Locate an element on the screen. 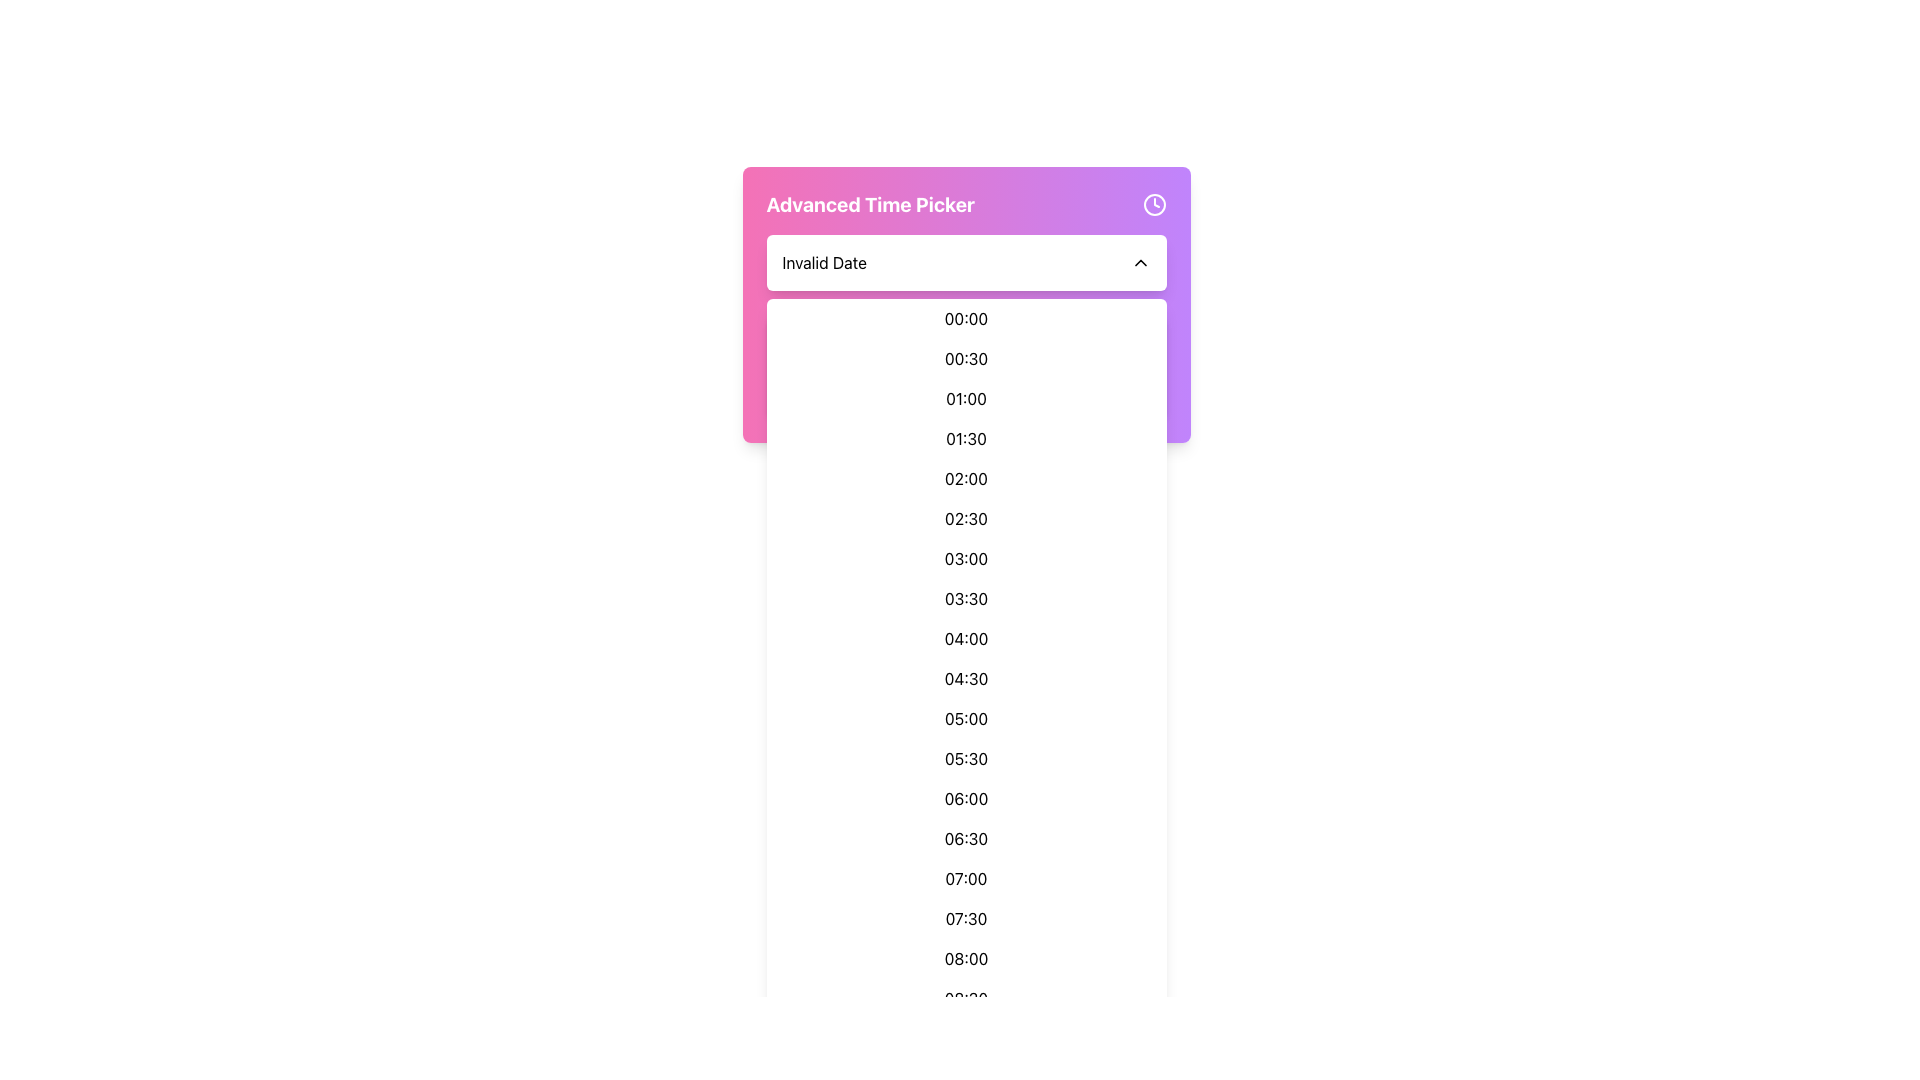 This screenshot has width=1920, height=1080. the centered circular component within the clock SVG icon located near the top-right corner of the interface, next to the title 'Advanced Time Picker' is located at coordinates (1154, 204).